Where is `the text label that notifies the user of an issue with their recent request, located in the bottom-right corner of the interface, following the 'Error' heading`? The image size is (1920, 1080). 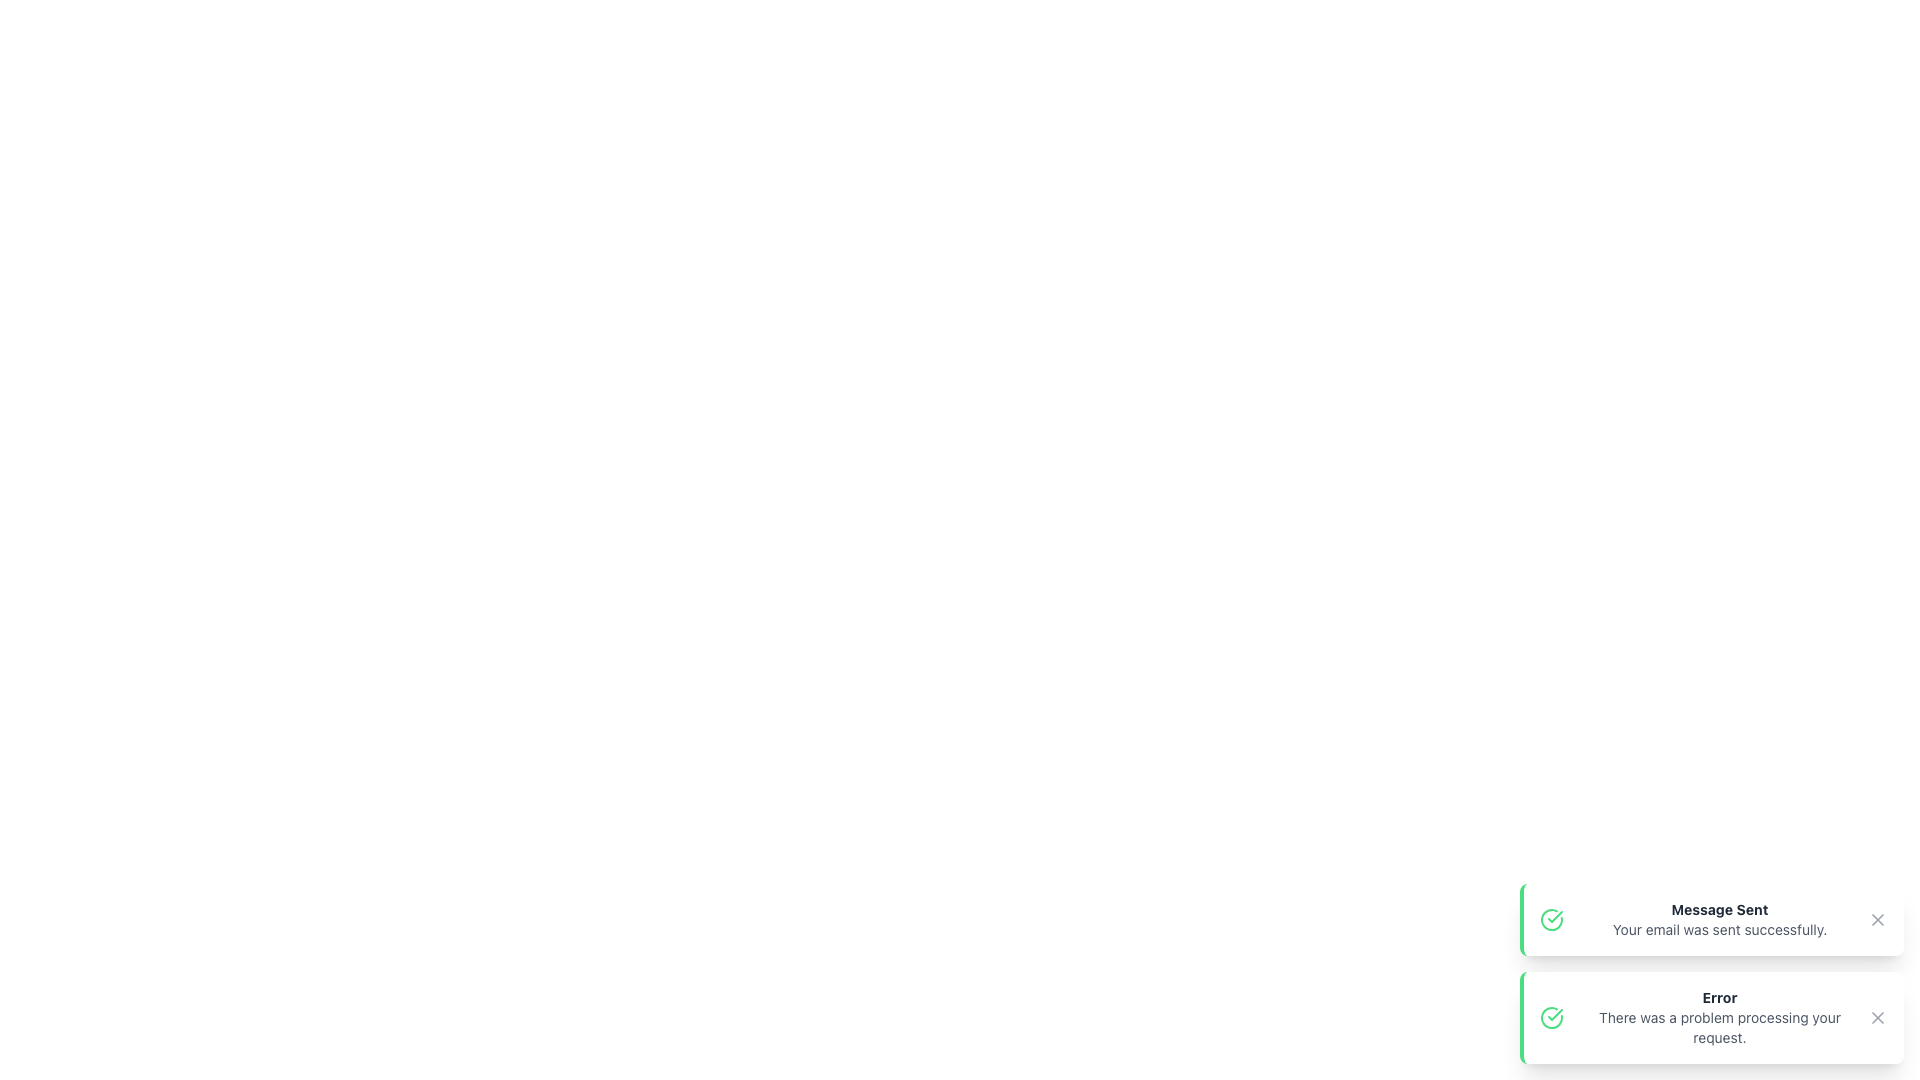 the text label that notifies the user of an issue with their recent request, located in the bottom-right corner of the interface, following the 'Error' heading is located at coordinates (1718, 1028).